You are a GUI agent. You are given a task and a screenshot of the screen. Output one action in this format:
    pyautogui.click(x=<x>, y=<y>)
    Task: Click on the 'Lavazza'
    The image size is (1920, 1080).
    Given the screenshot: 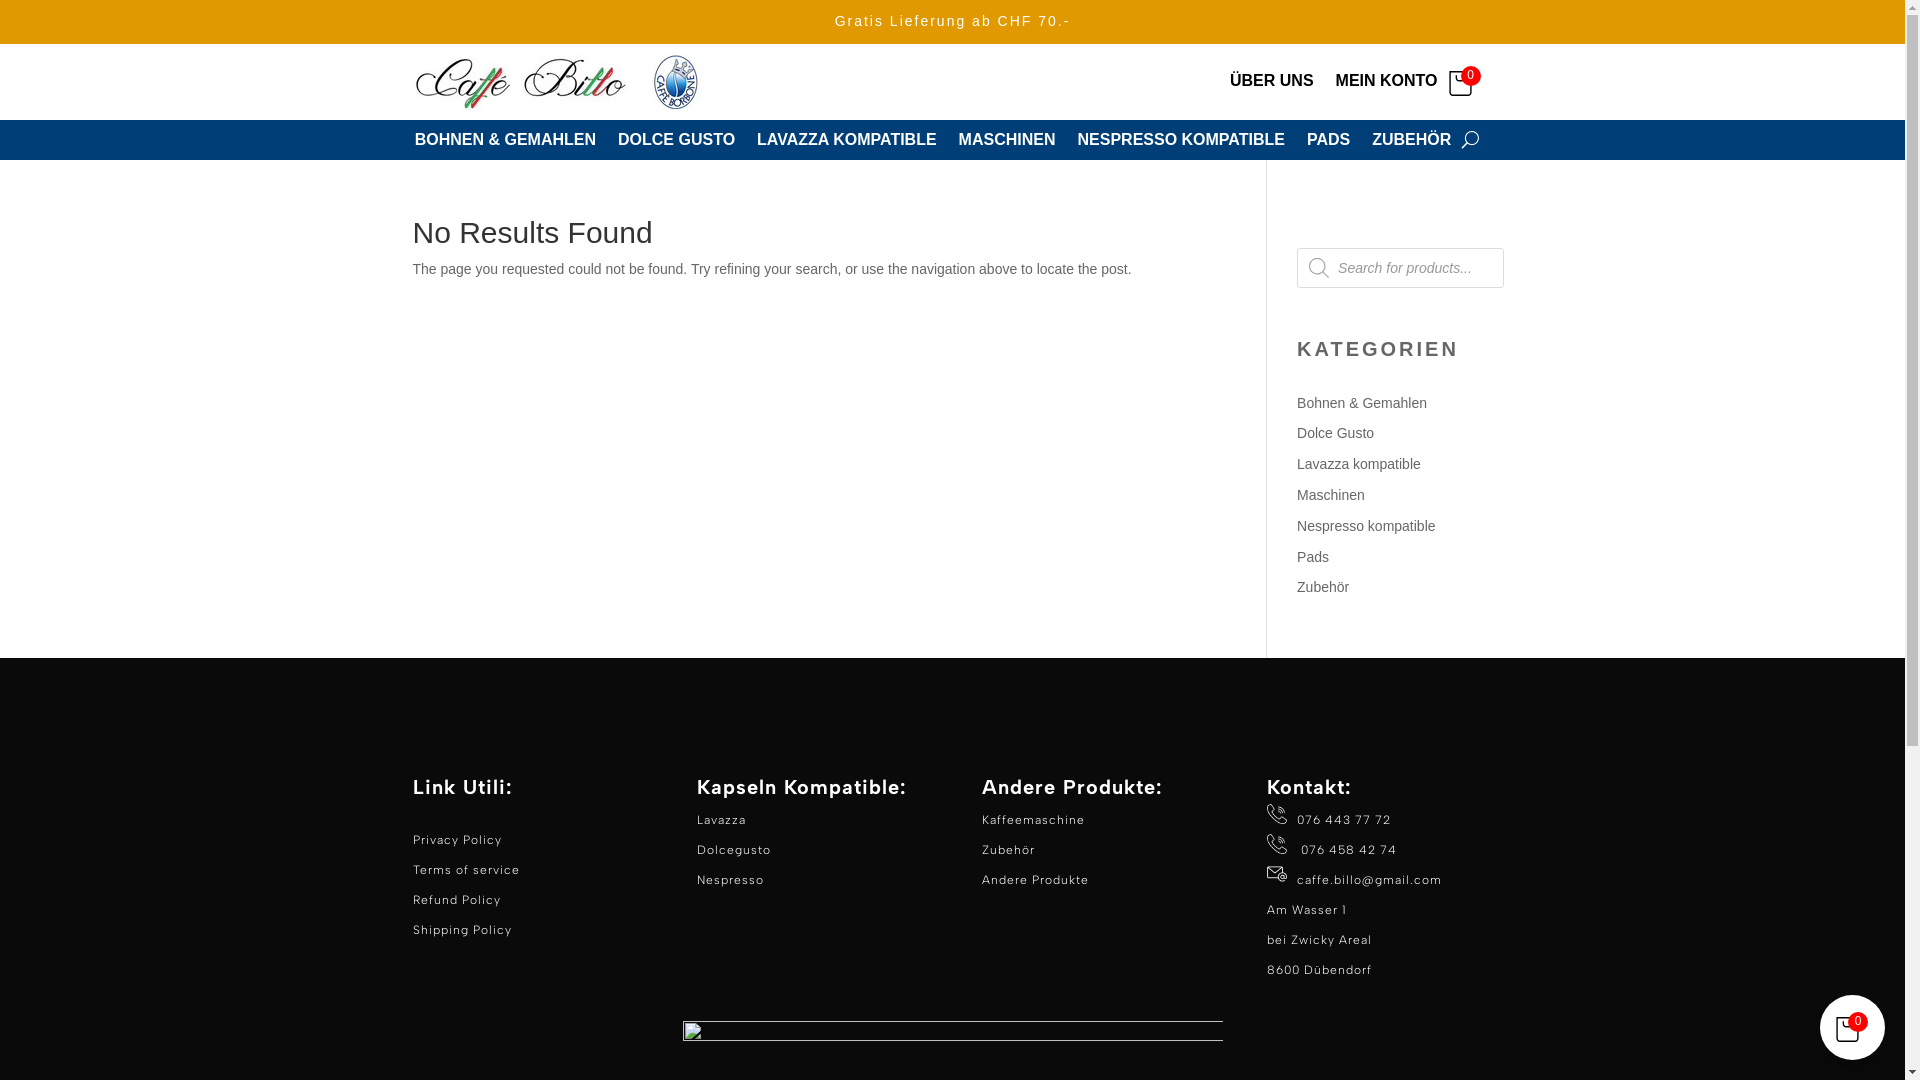 What is the action you would take?
    pyautogui.click(x=720, y=820)
    